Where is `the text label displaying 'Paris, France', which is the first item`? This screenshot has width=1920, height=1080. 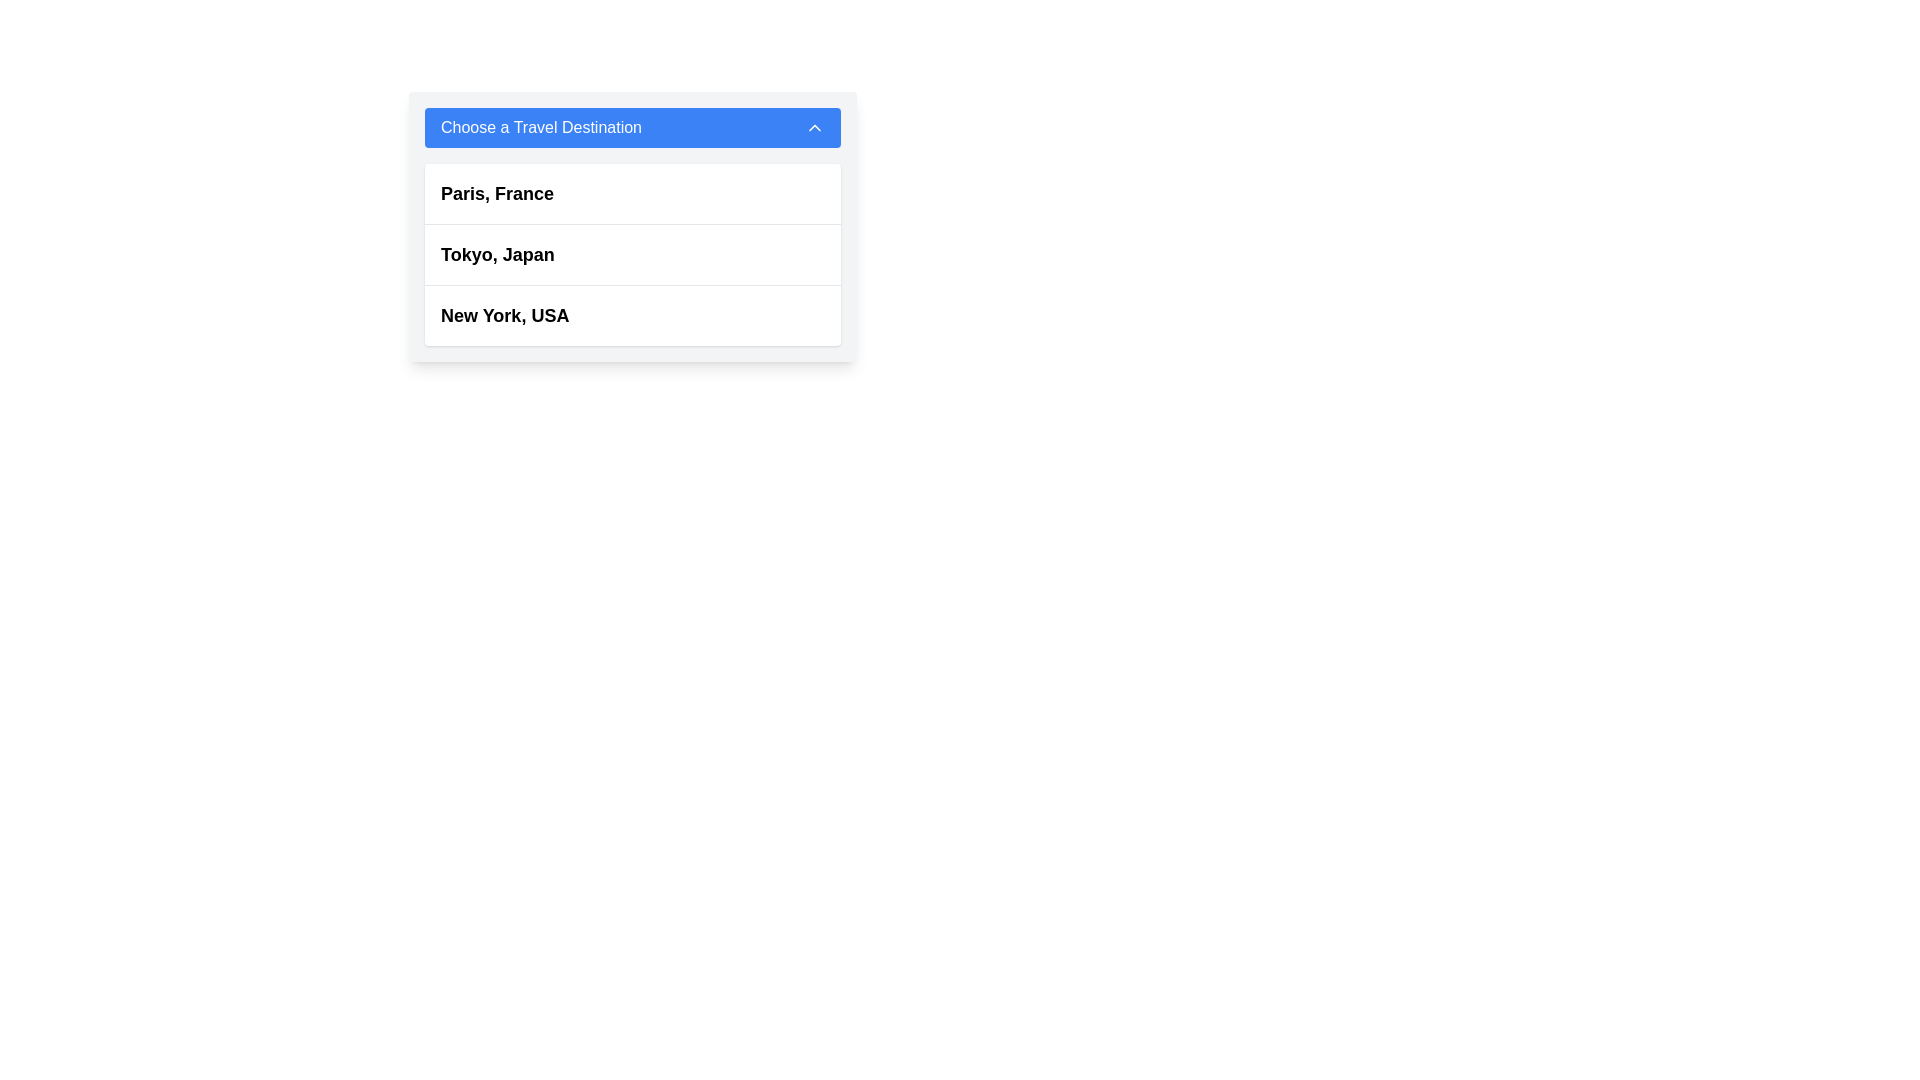
the text label displaying 'Paris, France', which is the first item is located at coordinates (497, 193).